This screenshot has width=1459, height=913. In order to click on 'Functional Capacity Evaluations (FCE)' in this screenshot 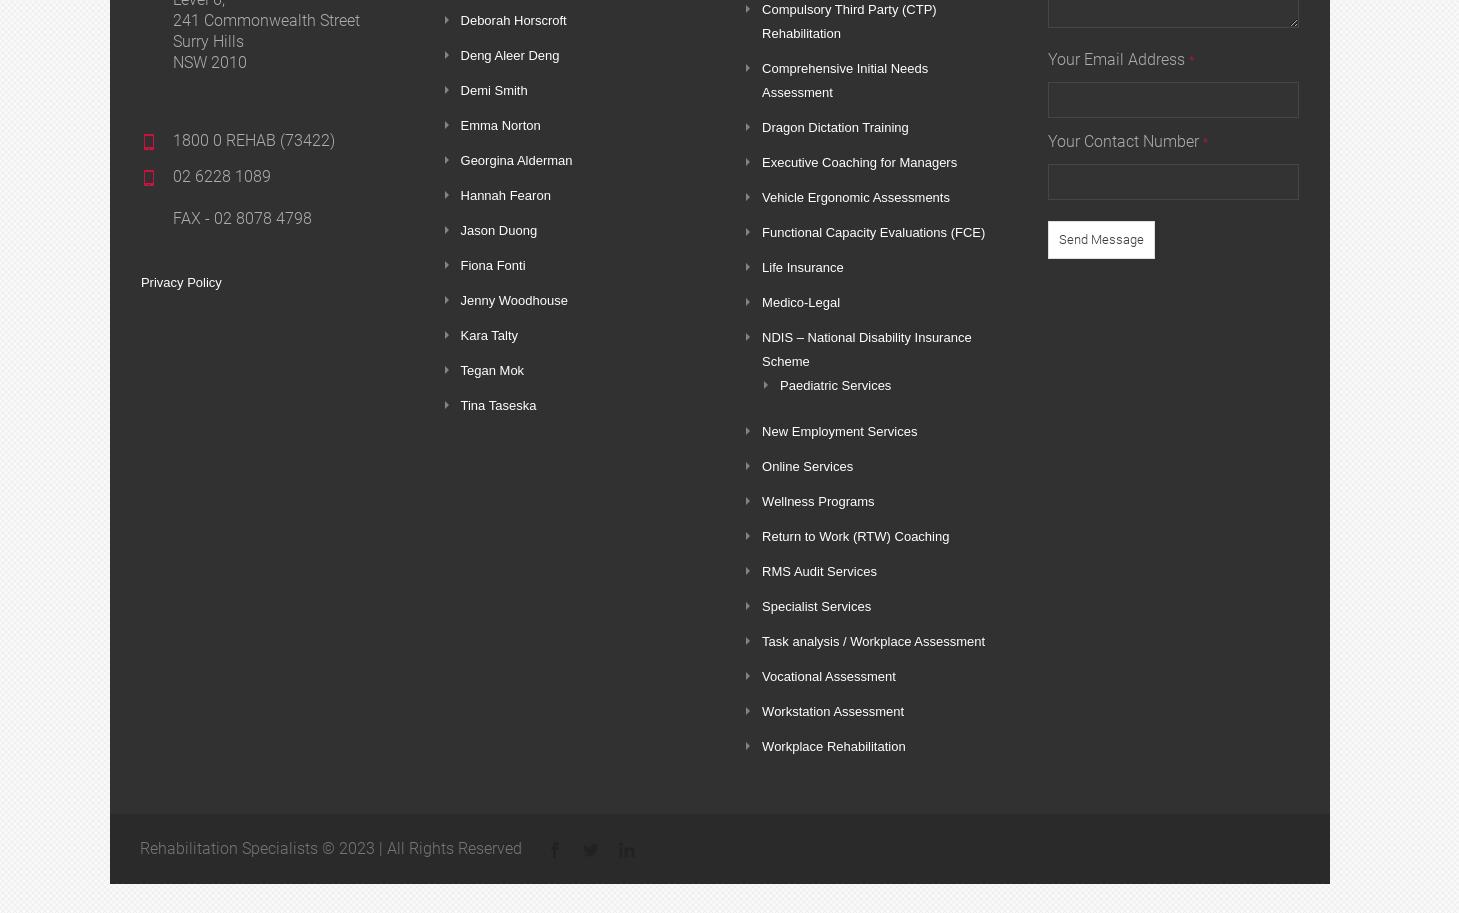, I will do `click(762, 231)`.